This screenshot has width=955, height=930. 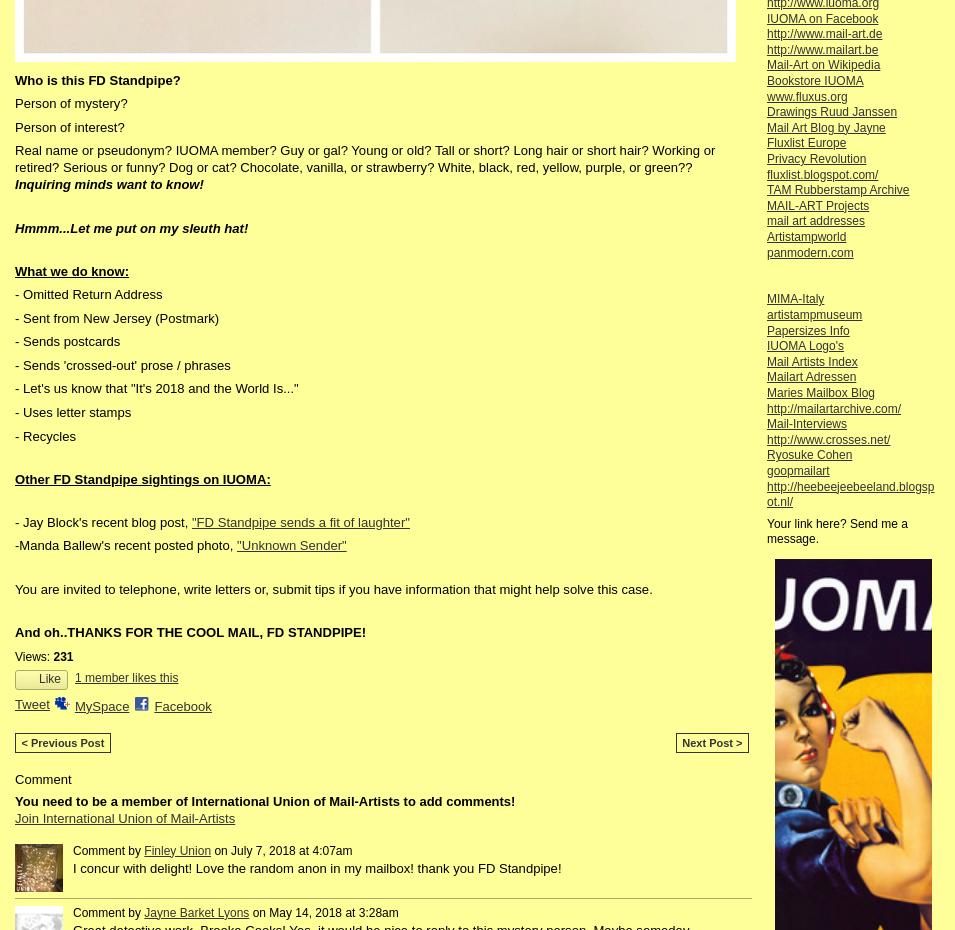 What do you see at coordinates (143, 849) in the screenshot?
I see `'Finley Union'` at bounding box center [143, 849].